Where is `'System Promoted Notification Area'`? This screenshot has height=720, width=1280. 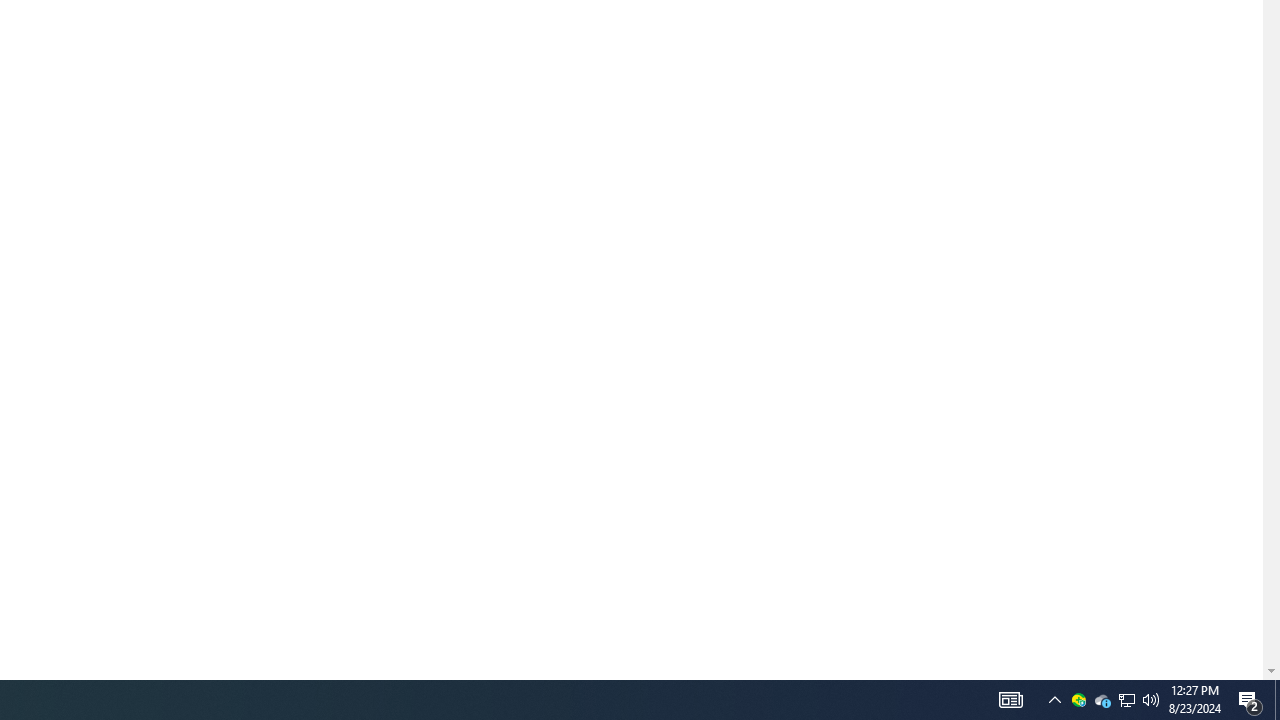 'System Promoted Notification Area' is located at coordinates (1078, 698).